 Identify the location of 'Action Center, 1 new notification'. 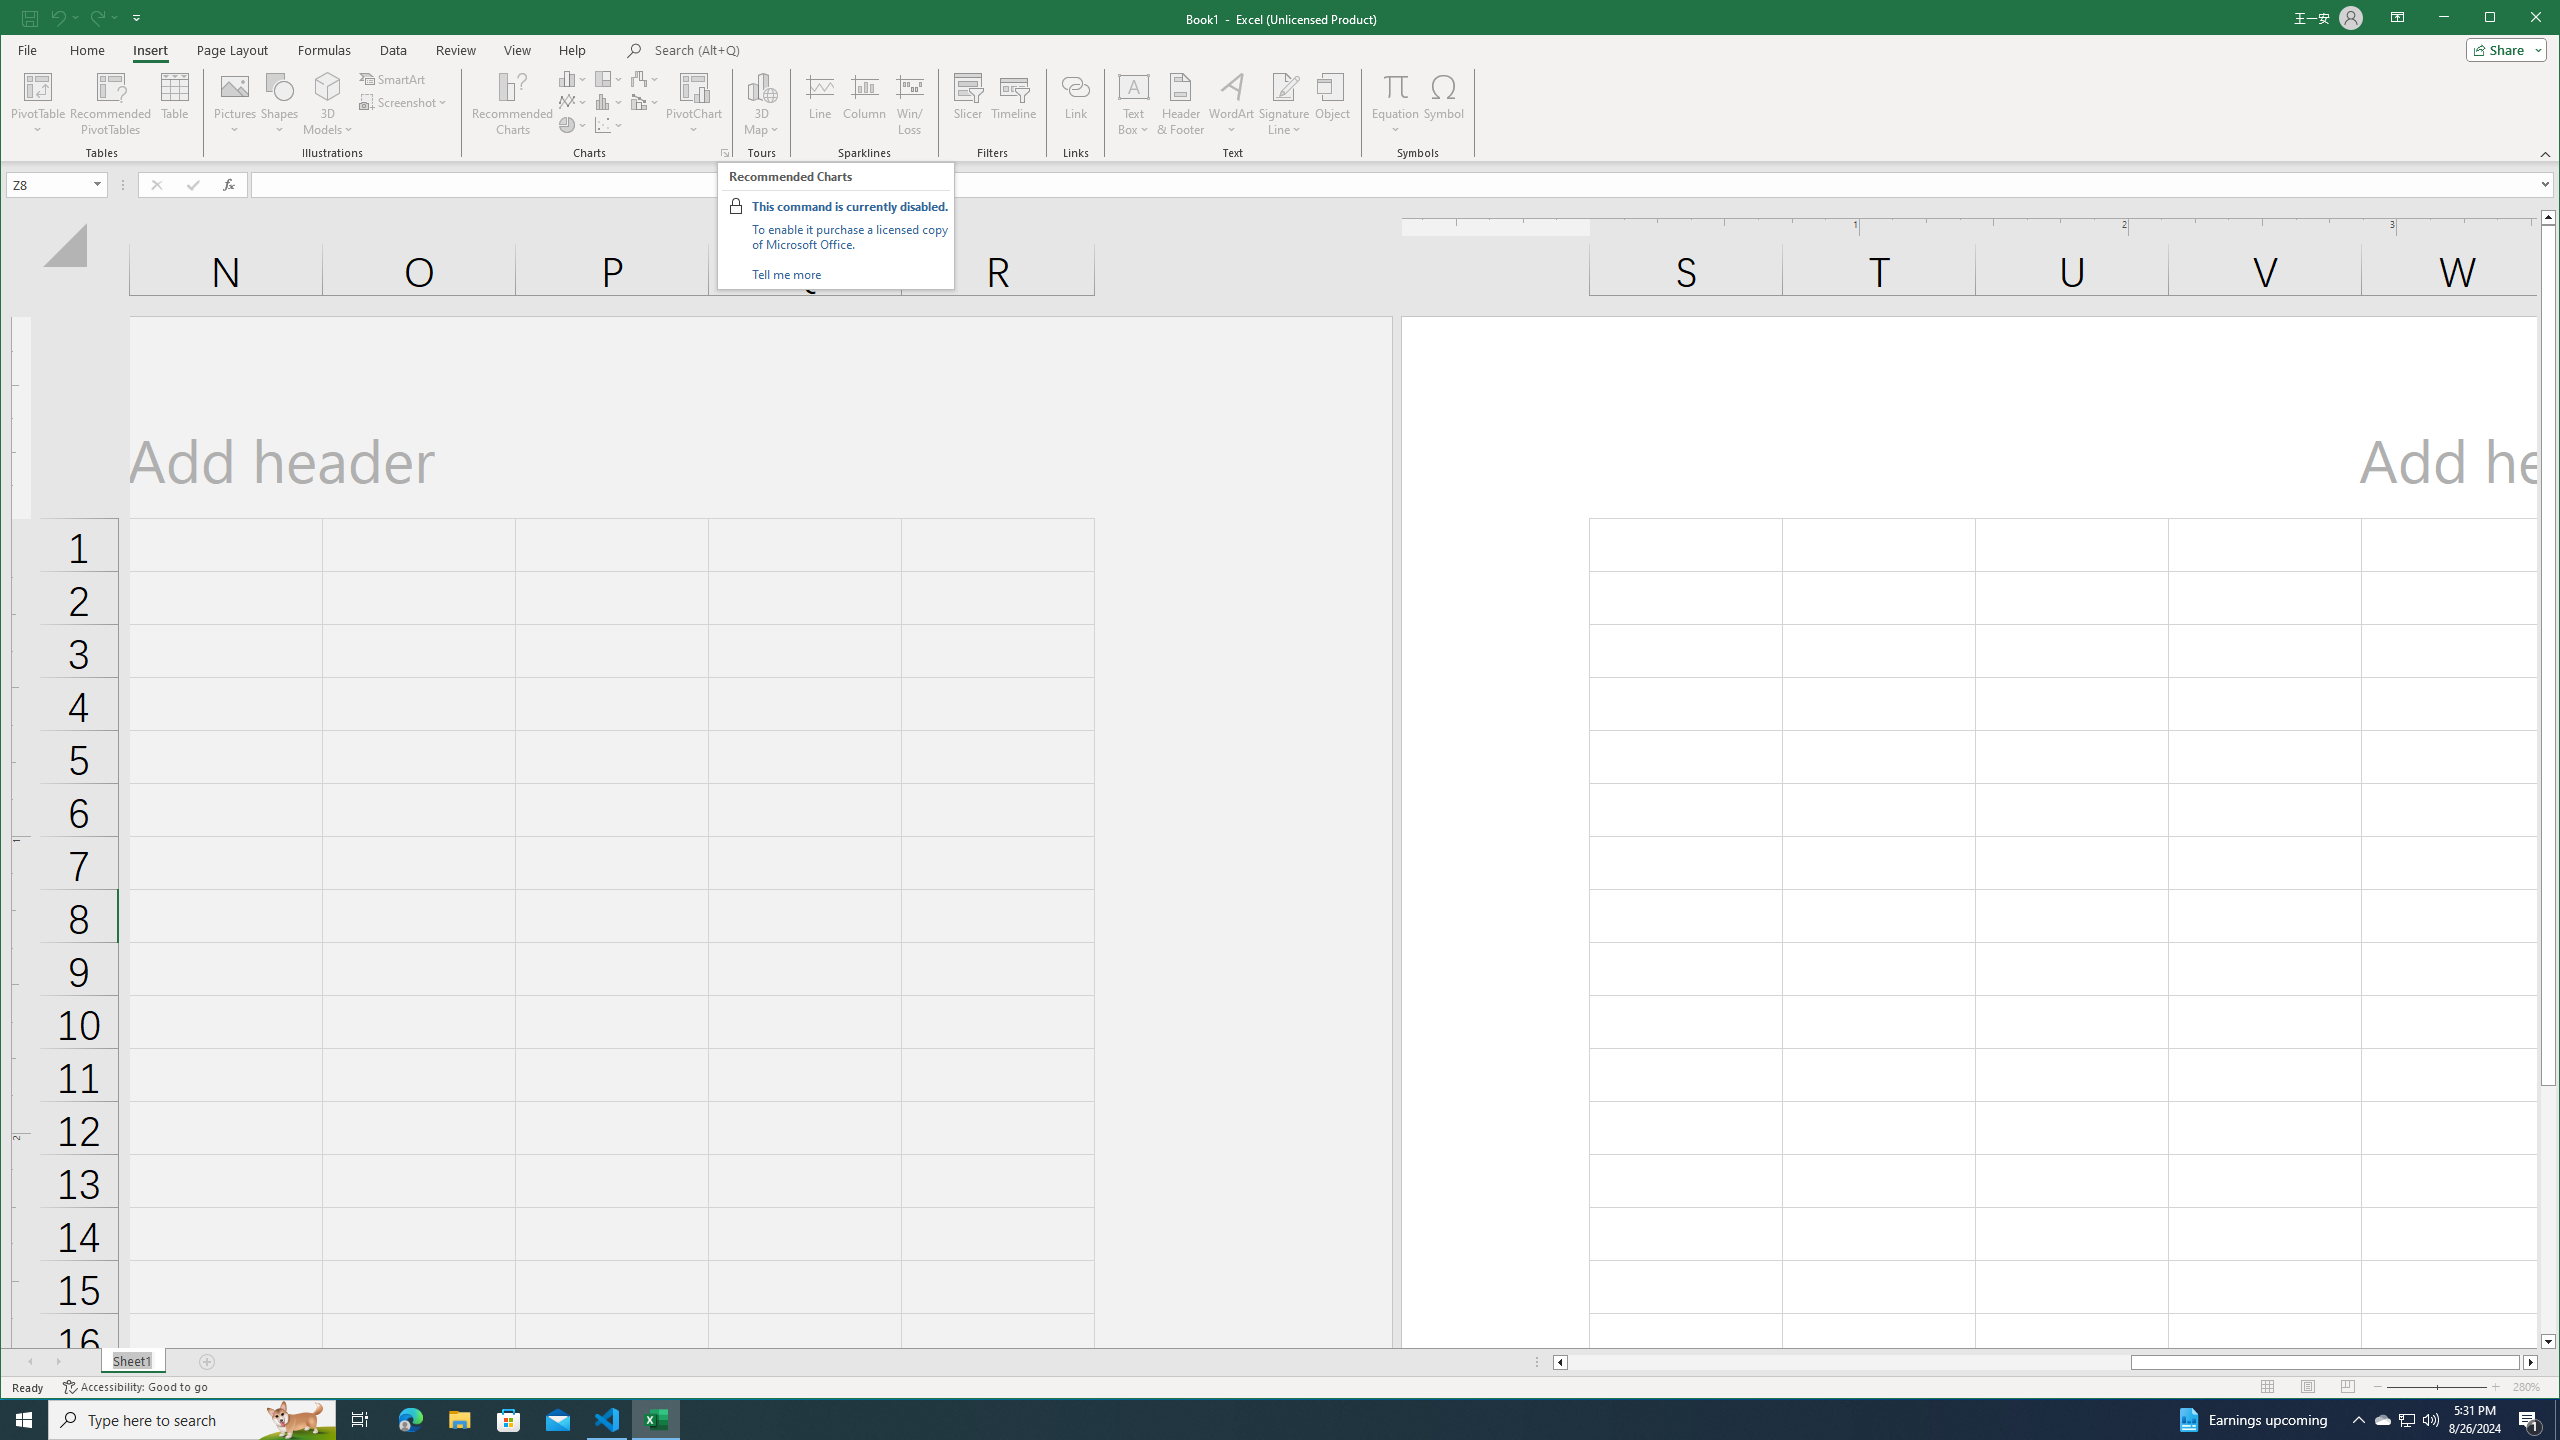
(2530, 1418).